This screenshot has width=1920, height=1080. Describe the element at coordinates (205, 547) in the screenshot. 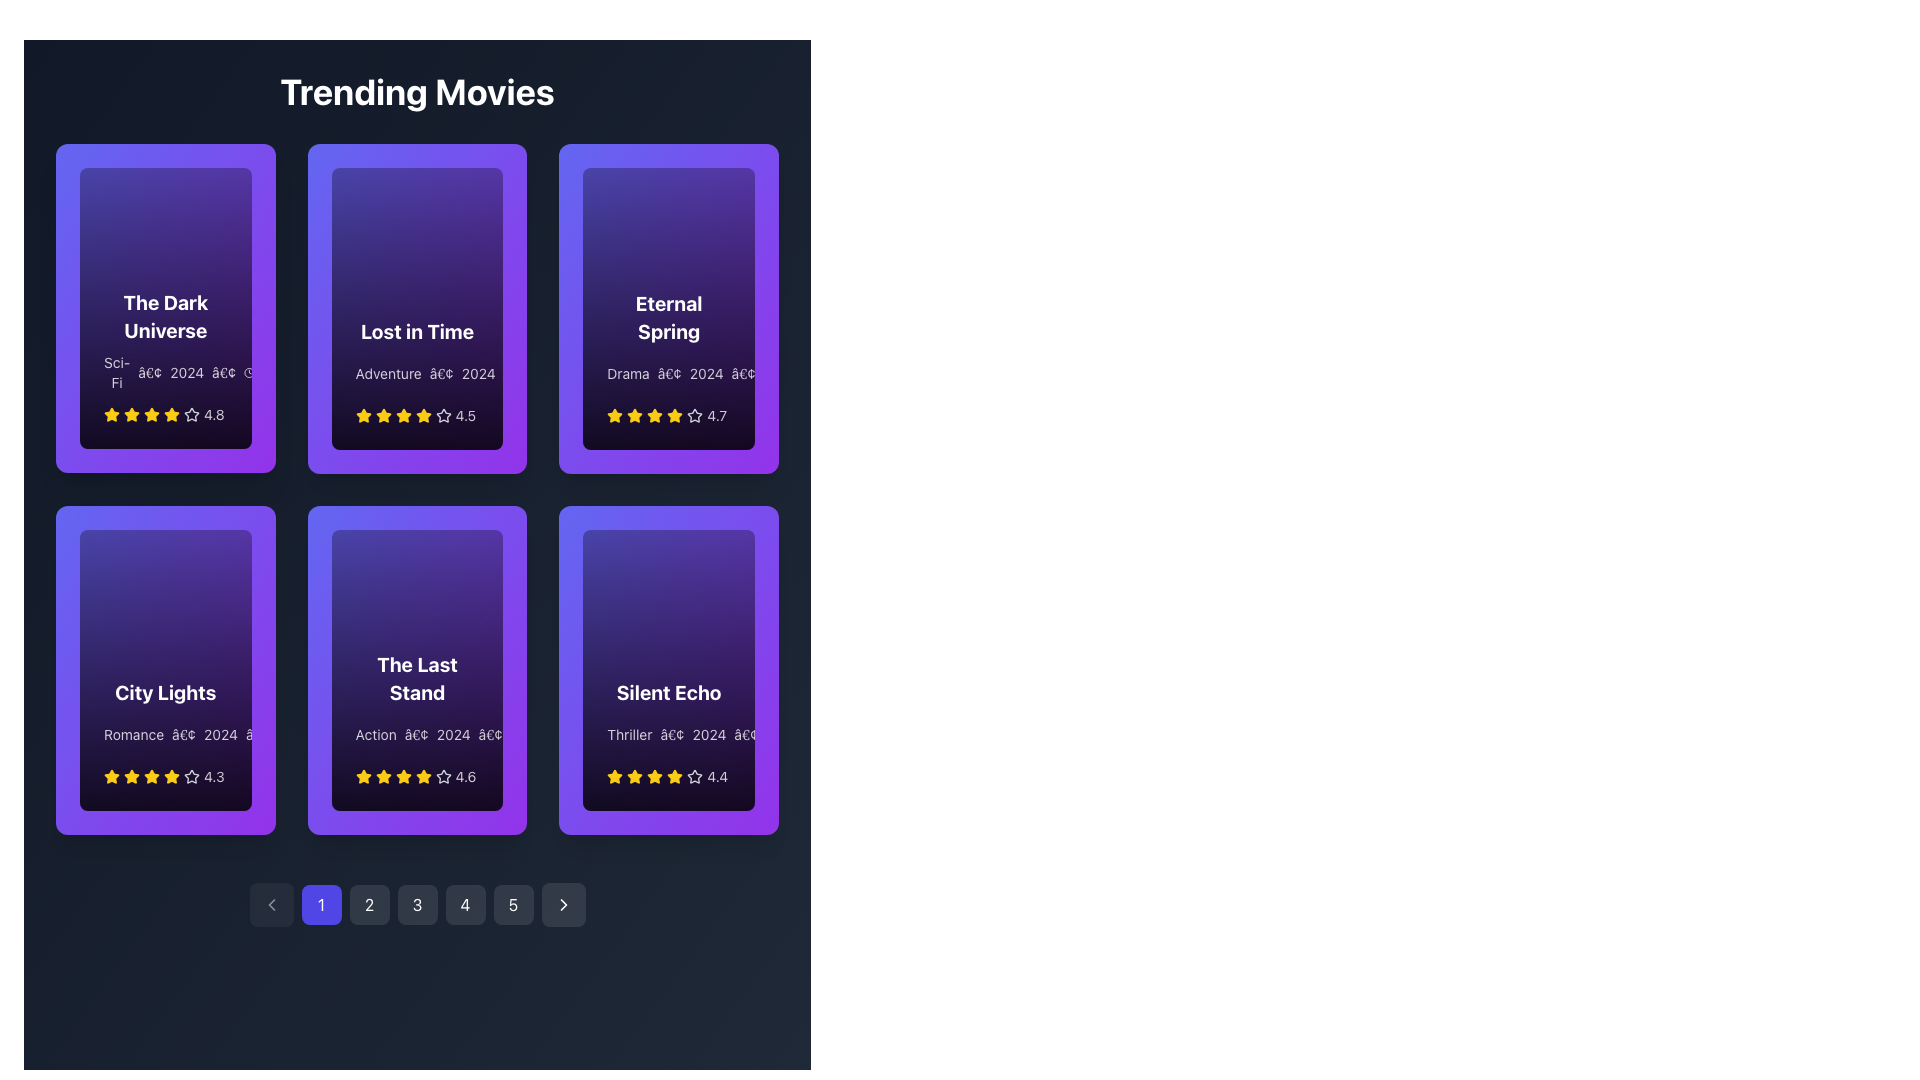

I see `the outermost circular outline of the Decorative SVG element located in the 'City Lights' movie card, positioned in the top-left corner of the second row and first column of the grid layout` at that location.